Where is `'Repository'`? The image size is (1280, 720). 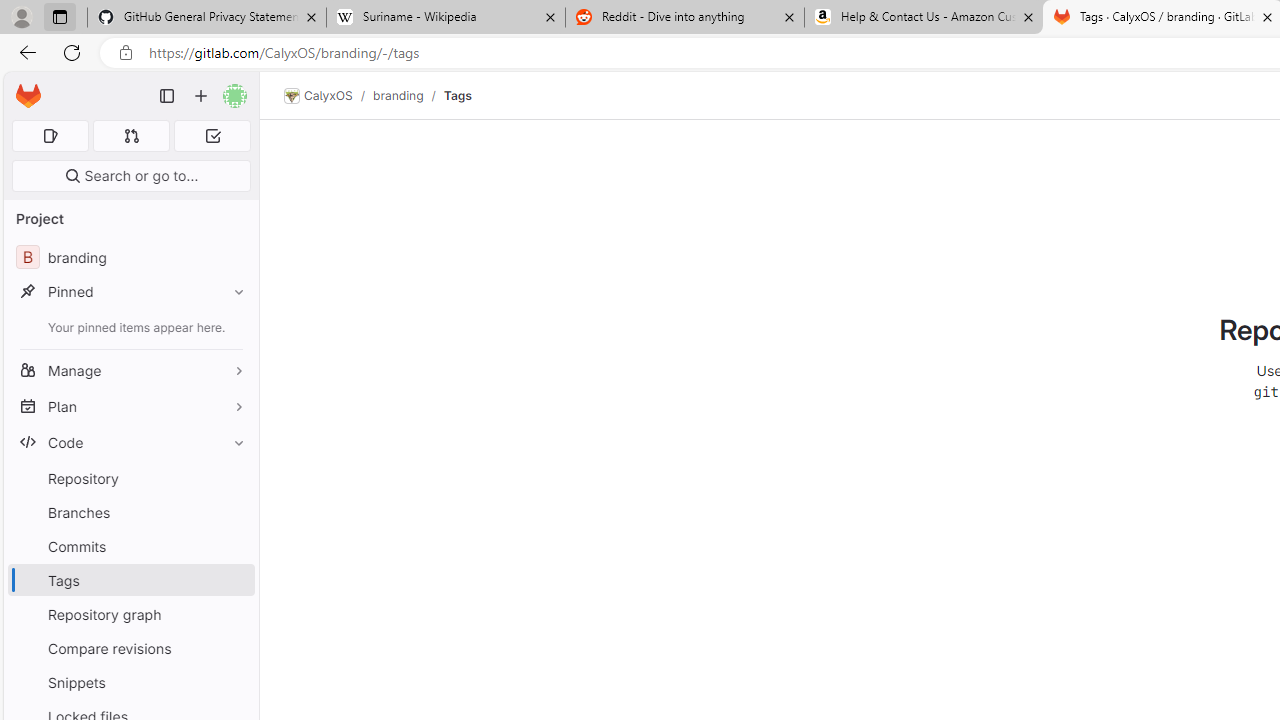
'Repository' is located at coordinates (130, 478).